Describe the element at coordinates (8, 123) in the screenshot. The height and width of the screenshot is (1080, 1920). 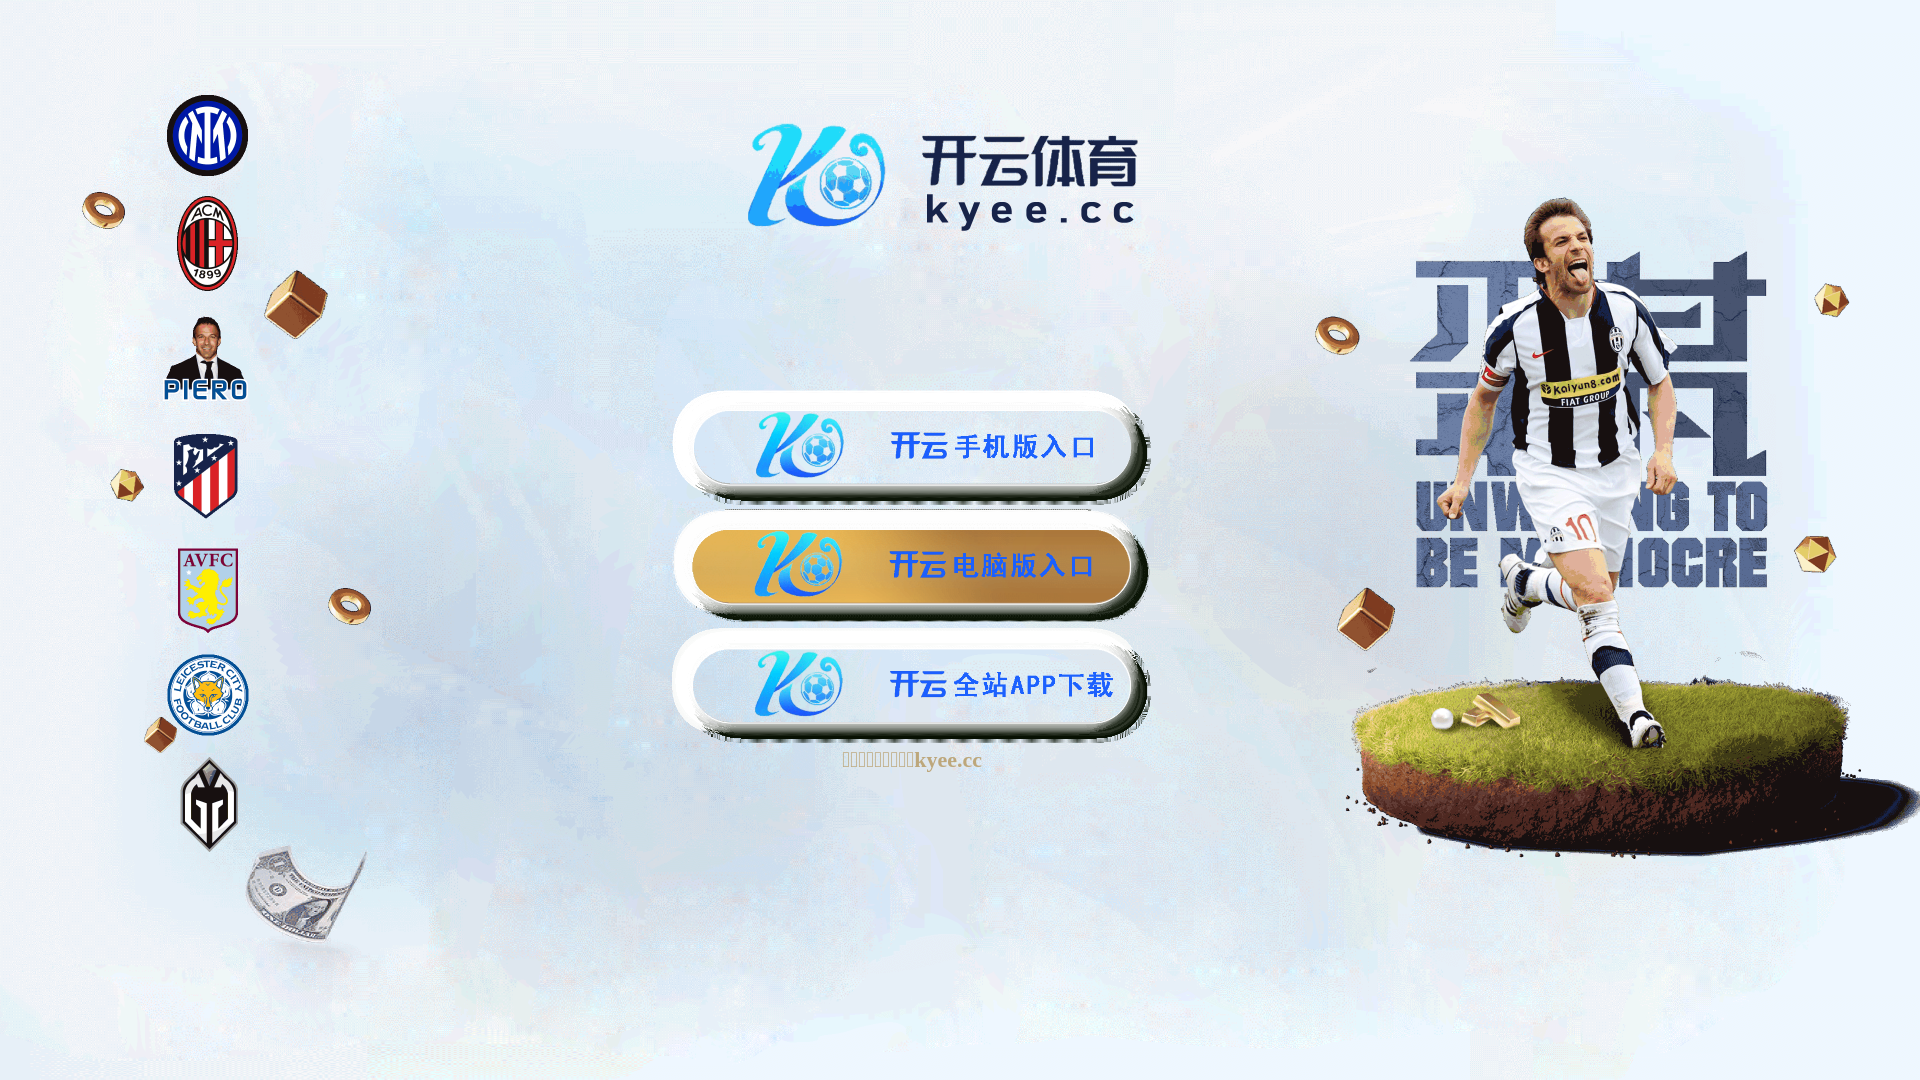
I see `'Toggle navigation'` at that location.